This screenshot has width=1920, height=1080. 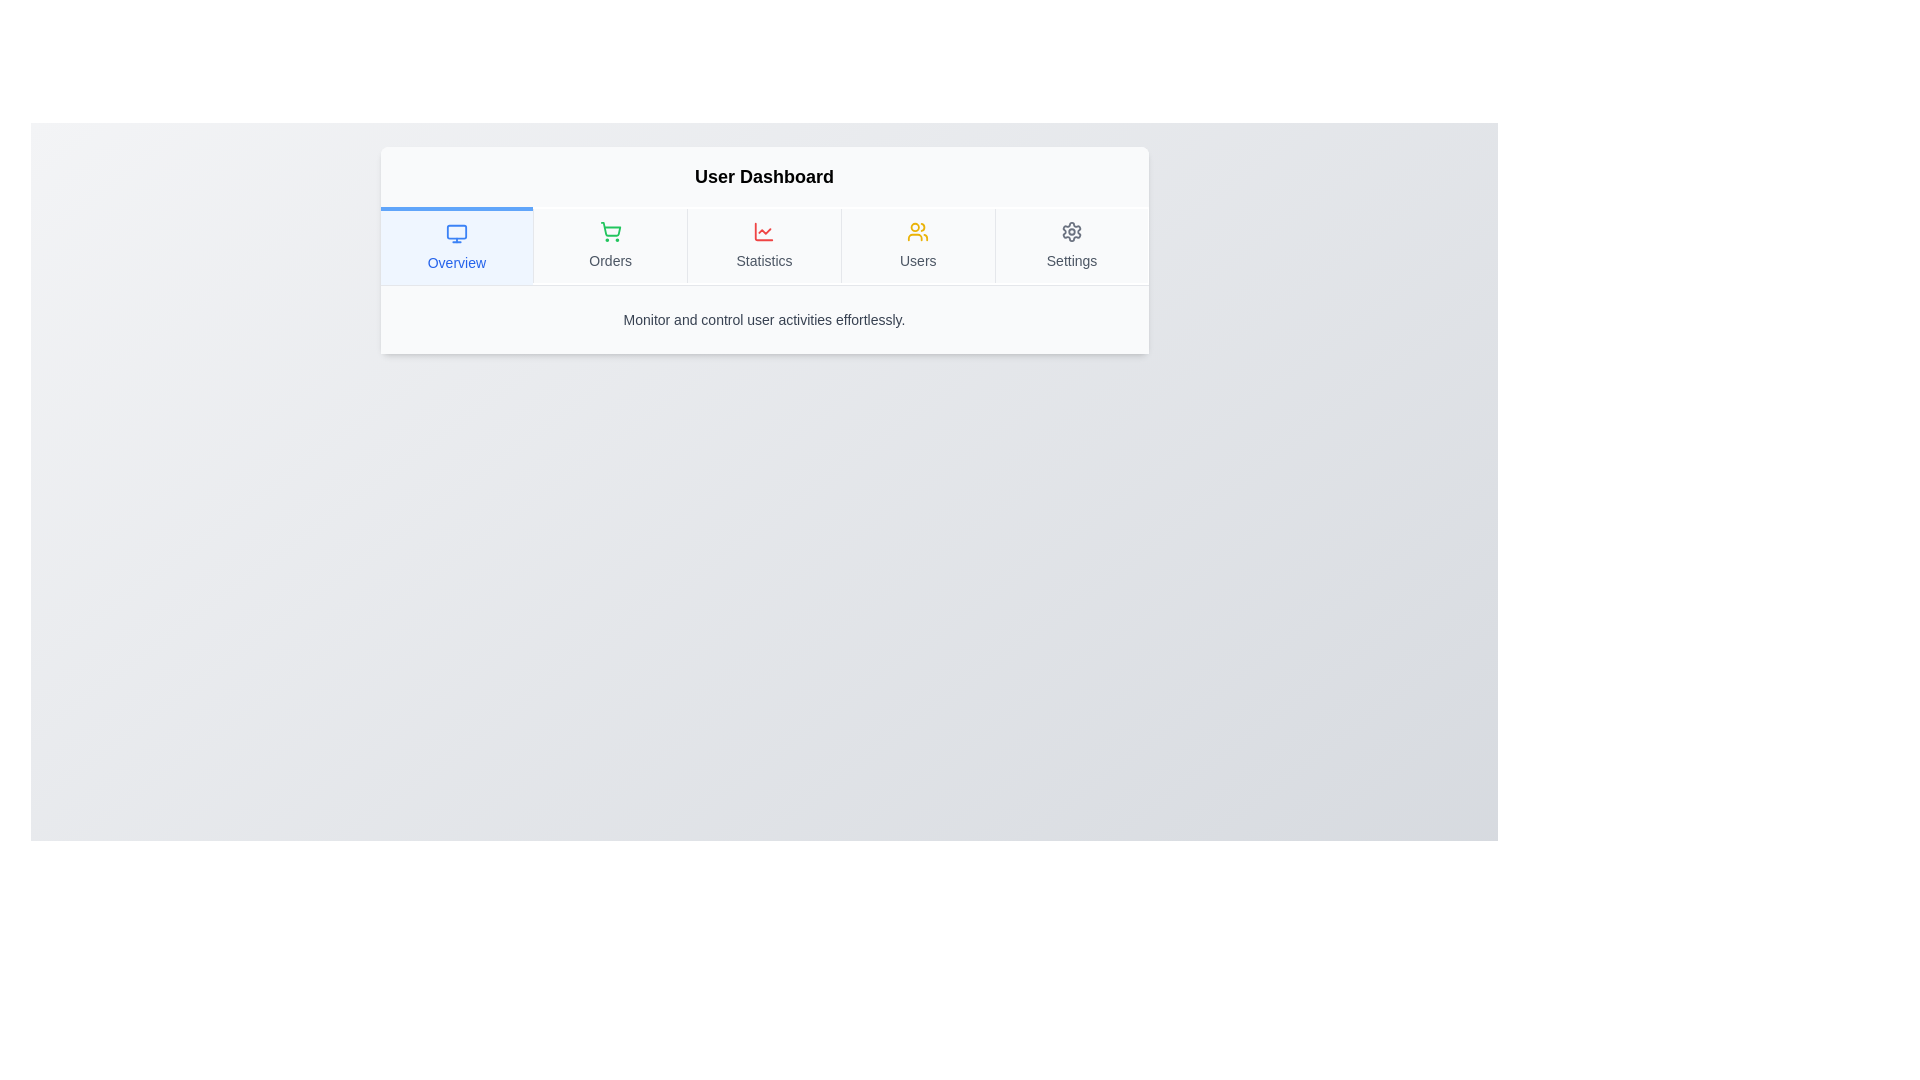 I want to click on the fourth navigation tab, located between the 'Statistics' tab and the 'Settings' tab, so click(x=916, y=245).